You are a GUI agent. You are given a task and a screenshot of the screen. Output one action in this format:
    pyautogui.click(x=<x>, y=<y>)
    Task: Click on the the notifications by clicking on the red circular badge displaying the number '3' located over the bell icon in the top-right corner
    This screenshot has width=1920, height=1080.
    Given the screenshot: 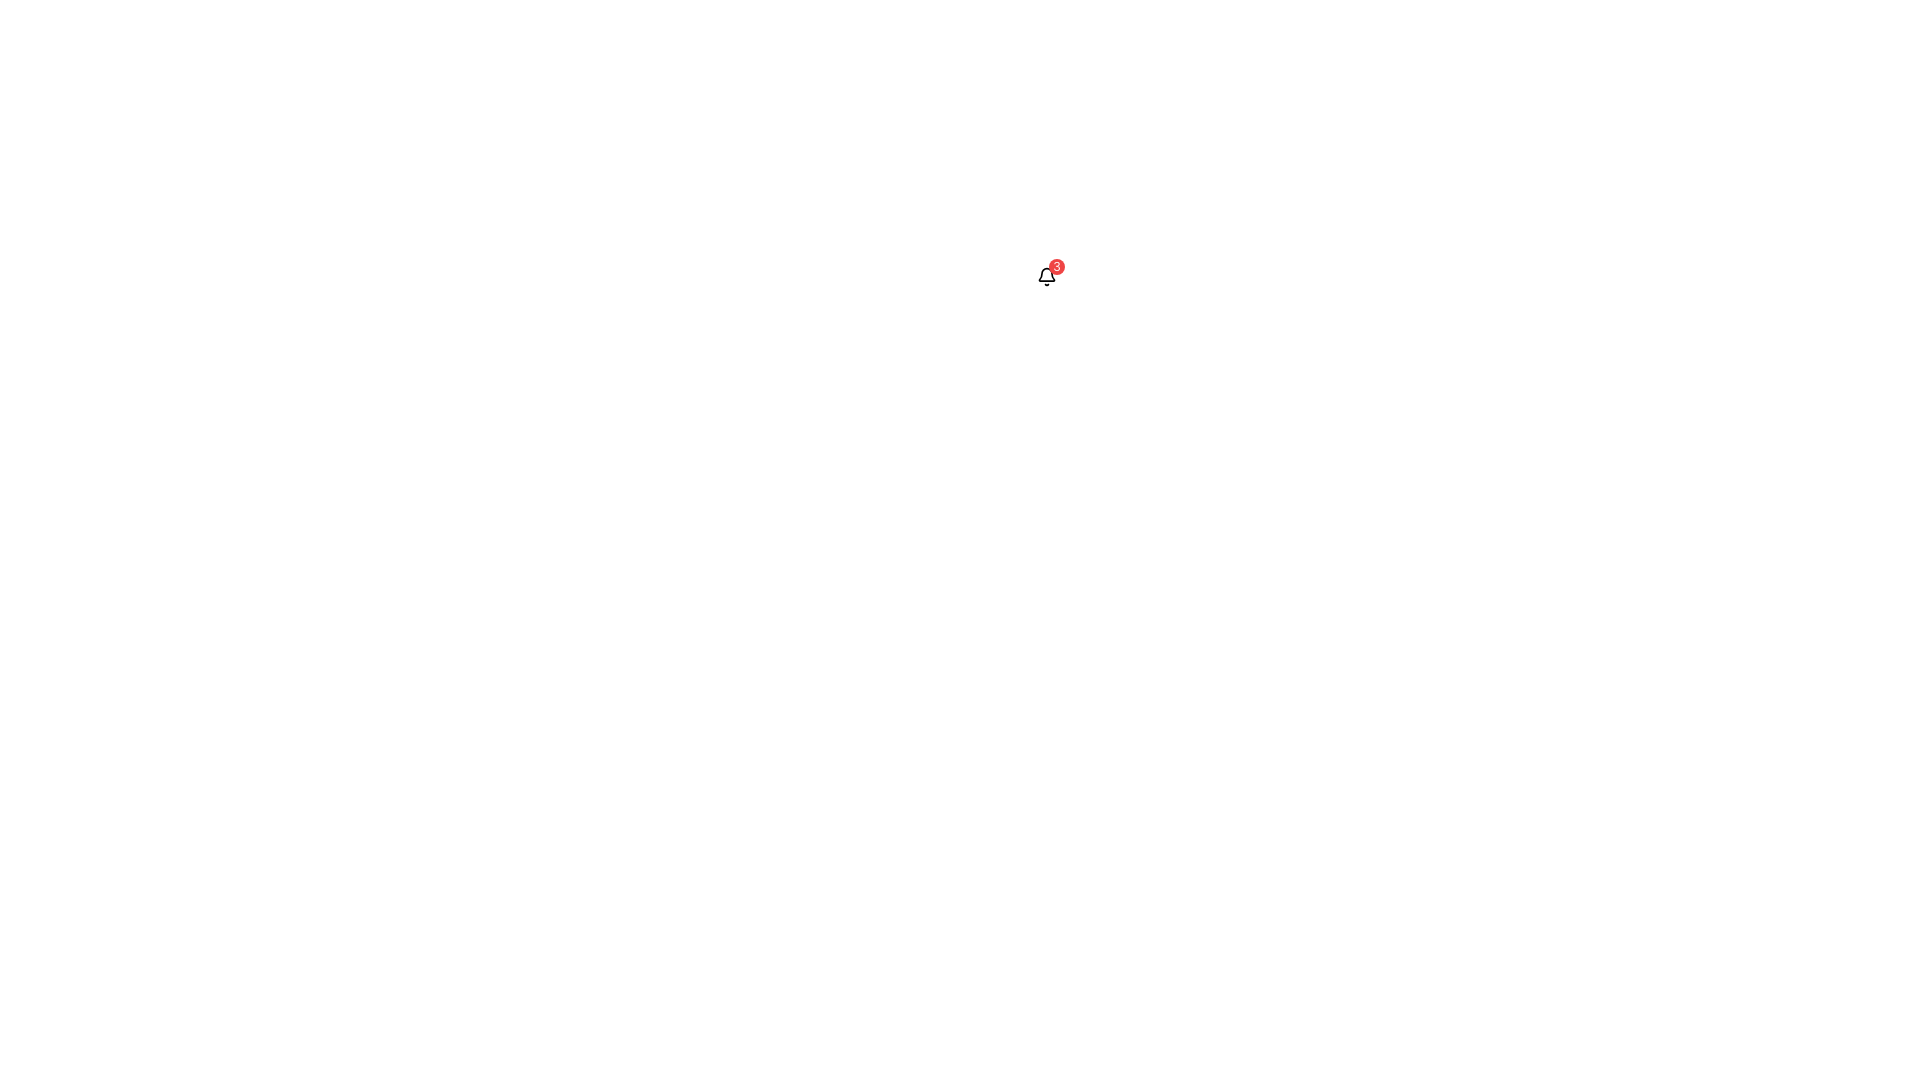 What is the action you would take?
    pyautogui.click(x=1045, y=277)
    